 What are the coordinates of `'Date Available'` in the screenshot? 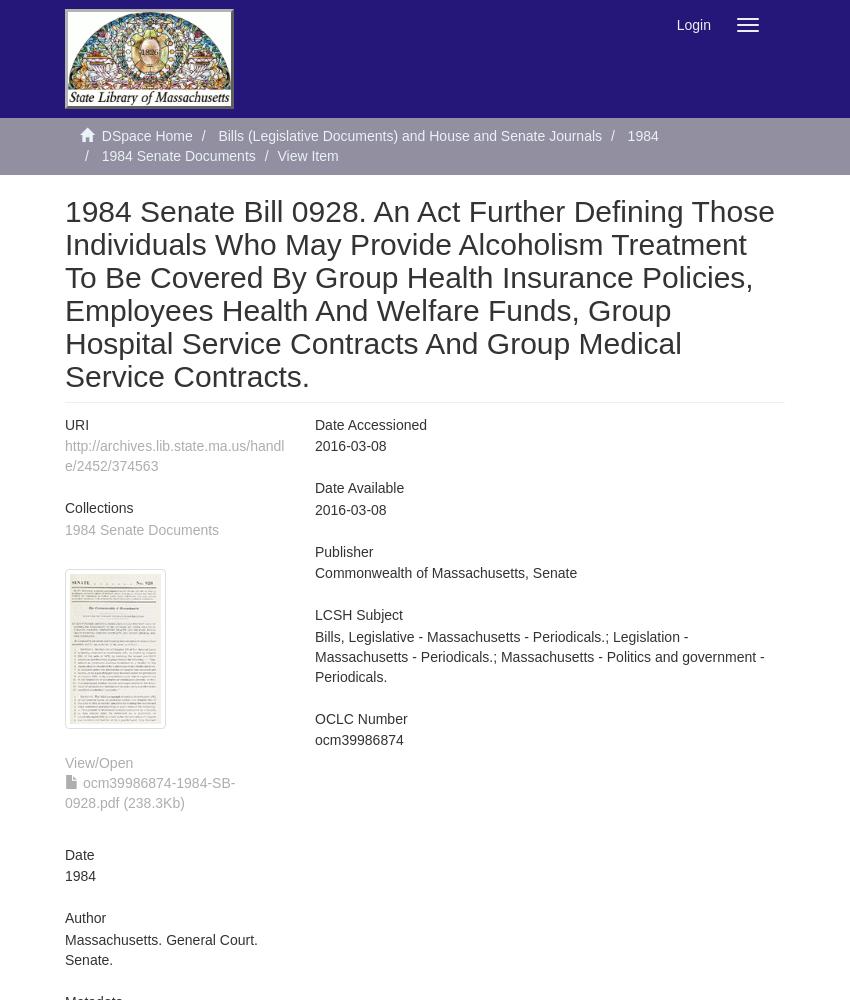 It's located at (358, 487).